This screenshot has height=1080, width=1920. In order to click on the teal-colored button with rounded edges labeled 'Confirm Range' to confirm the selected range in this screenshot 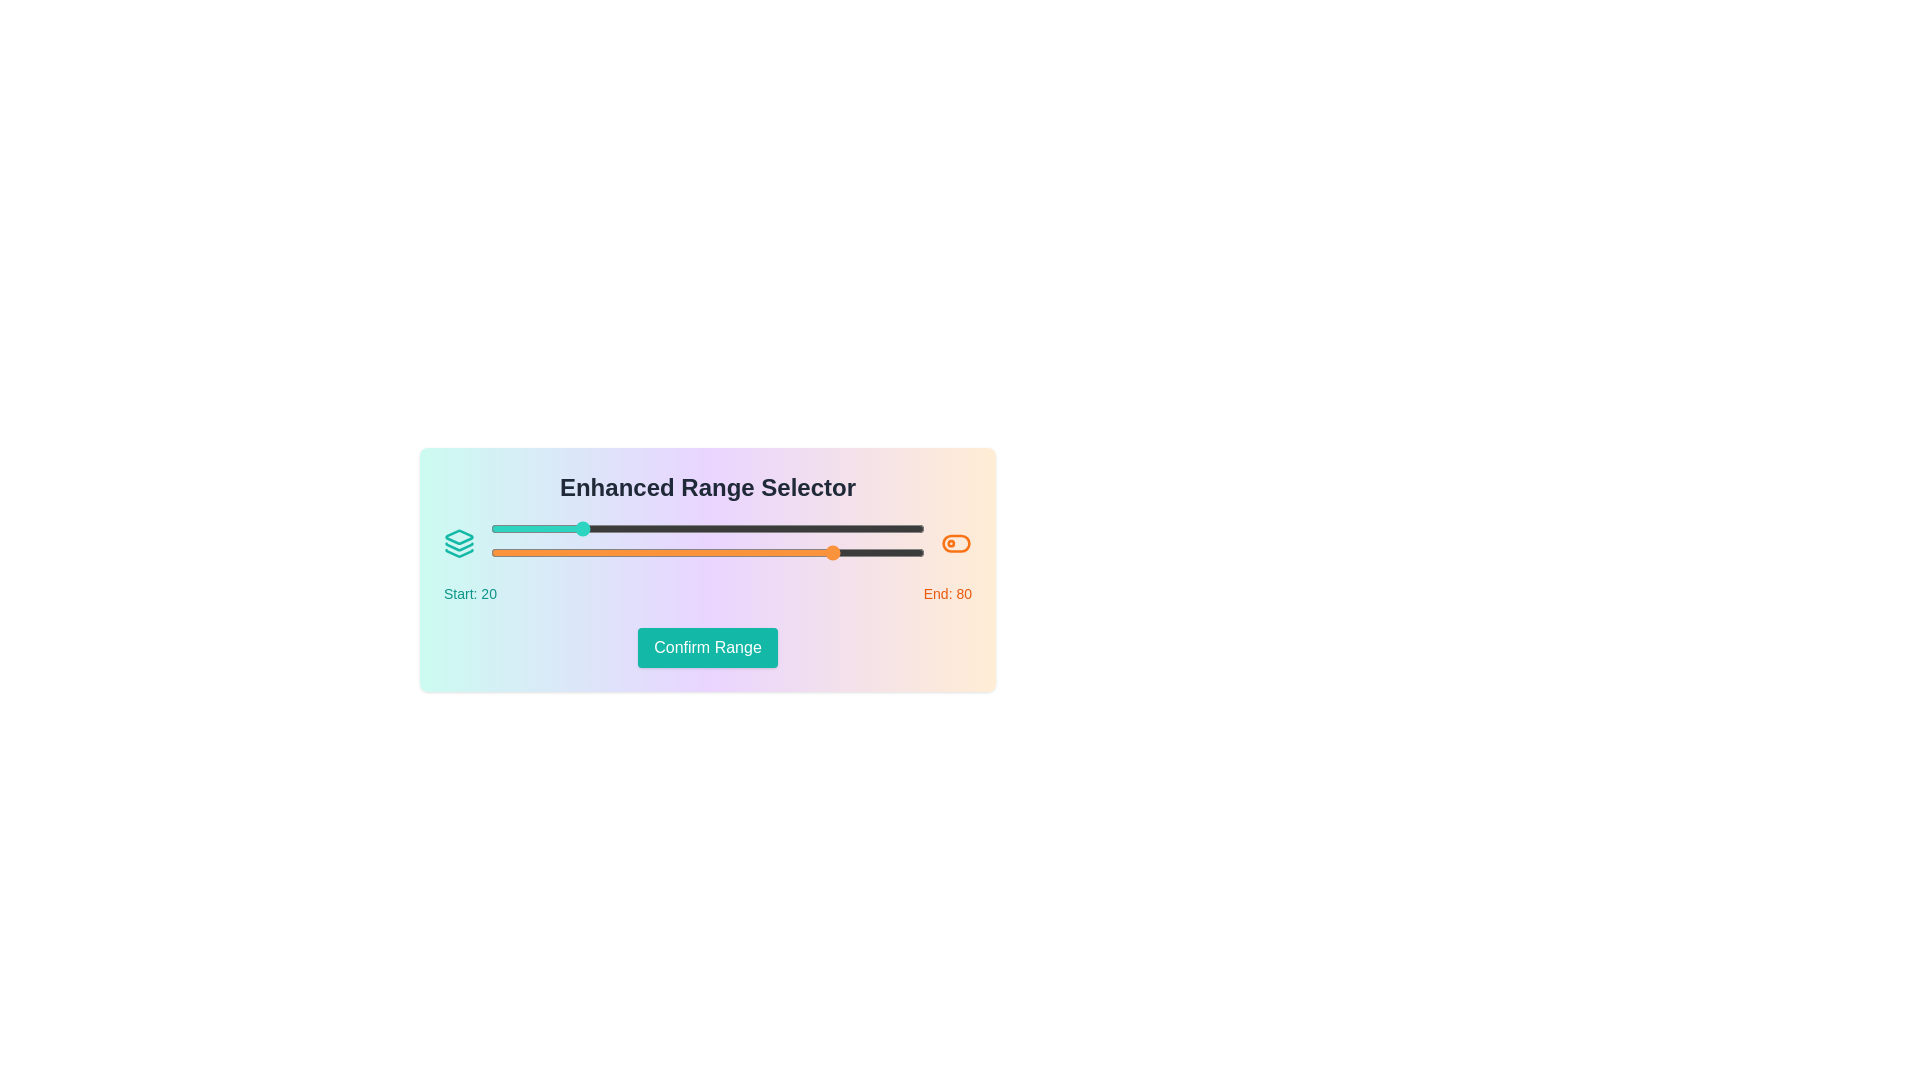, I will do `click(707, 648)`.